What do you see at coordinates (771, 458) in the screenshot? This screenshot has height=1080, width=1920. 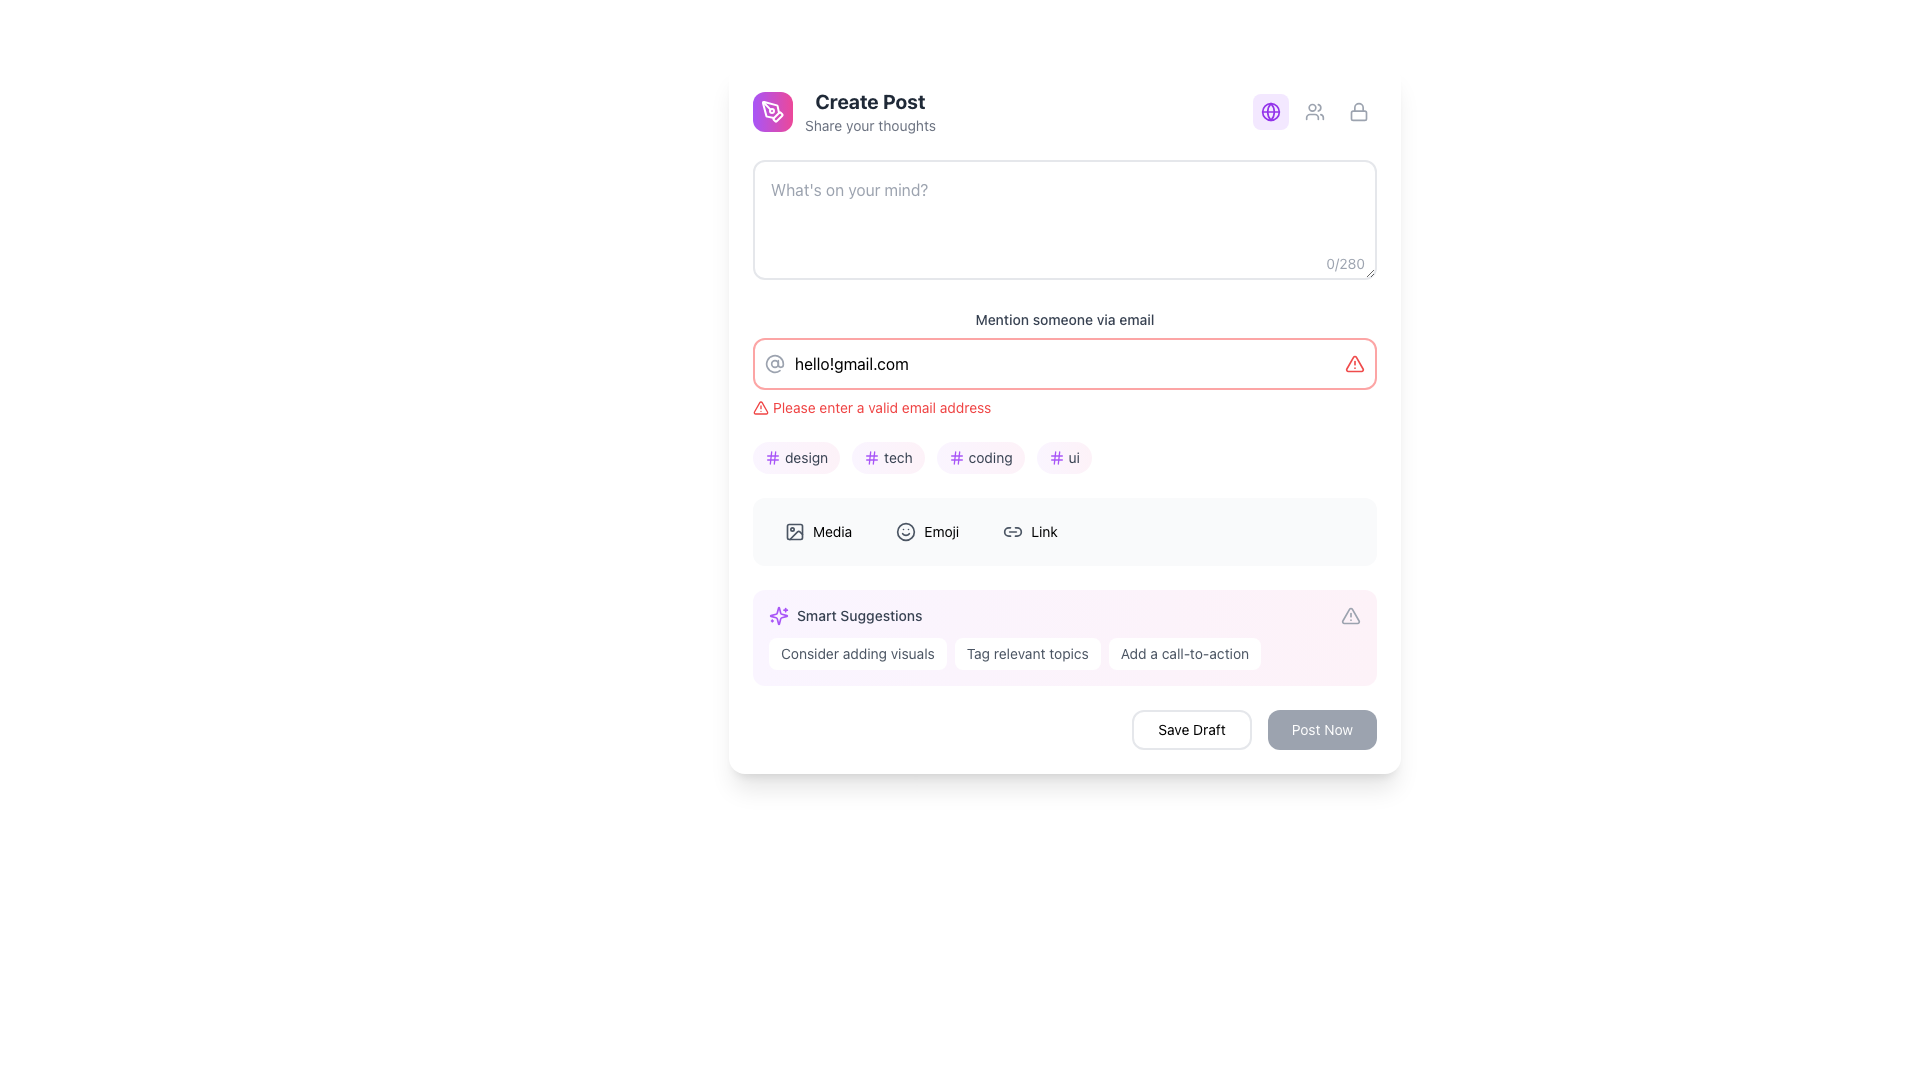 I see `the small purple hashtag icon with rounded edges located to the left of the text 'design' within a rounded rectangular button` at bounding box center [771, 458].